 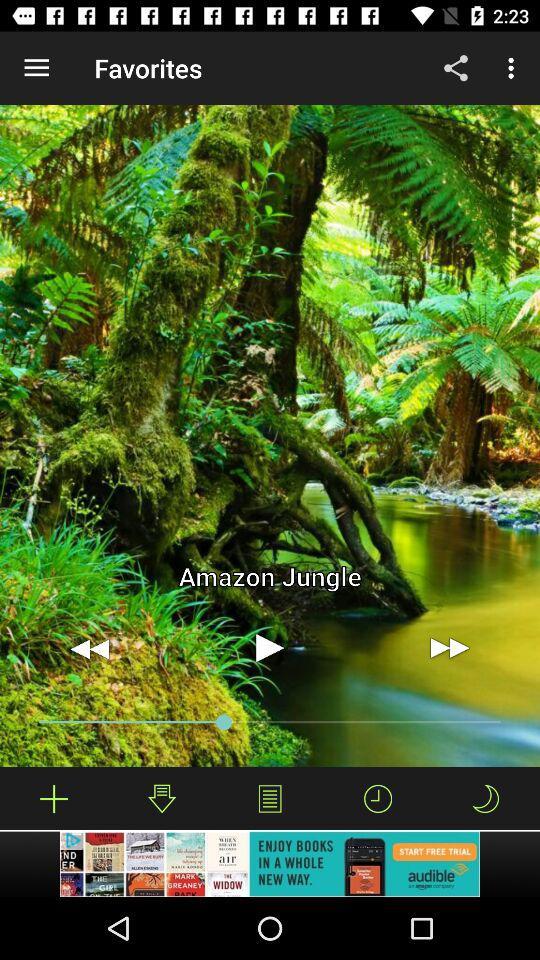 What do you see at coordinates (485, 798) in the screenshot?
I see `the fifth icon which is at the bottom right corner` at bounding box center [485, 798].